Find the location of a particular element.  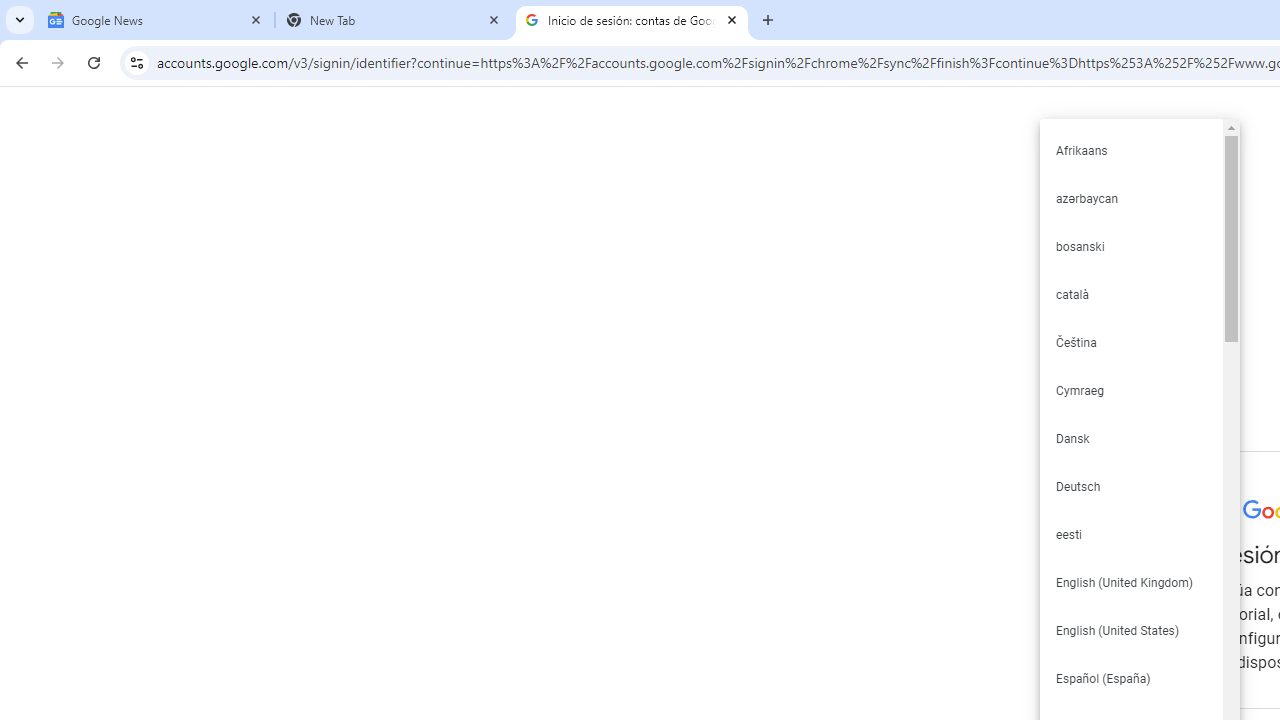

'Reload' is located at coordinates (93, 61).